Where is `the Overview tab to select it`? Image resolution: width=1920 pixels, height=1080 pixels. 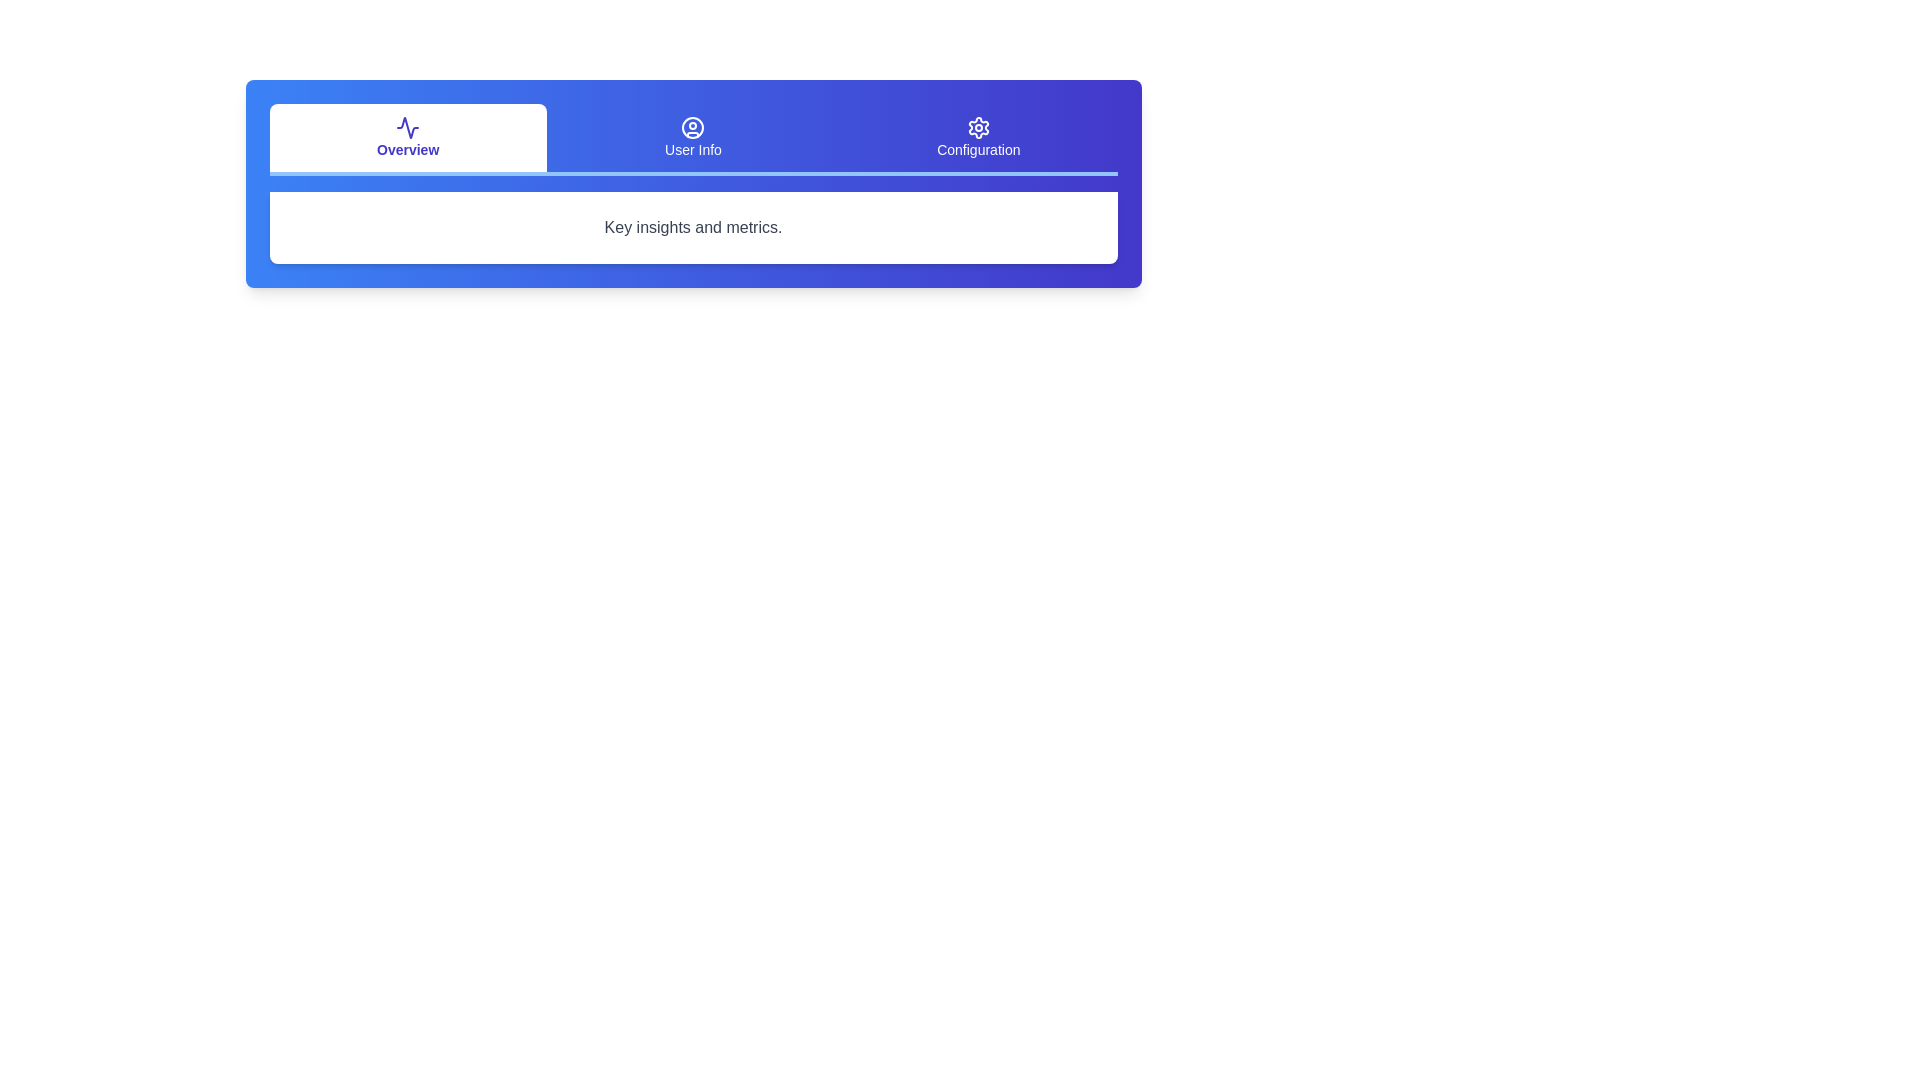
the Overview tab to select it is located at coordinates (407, 137).